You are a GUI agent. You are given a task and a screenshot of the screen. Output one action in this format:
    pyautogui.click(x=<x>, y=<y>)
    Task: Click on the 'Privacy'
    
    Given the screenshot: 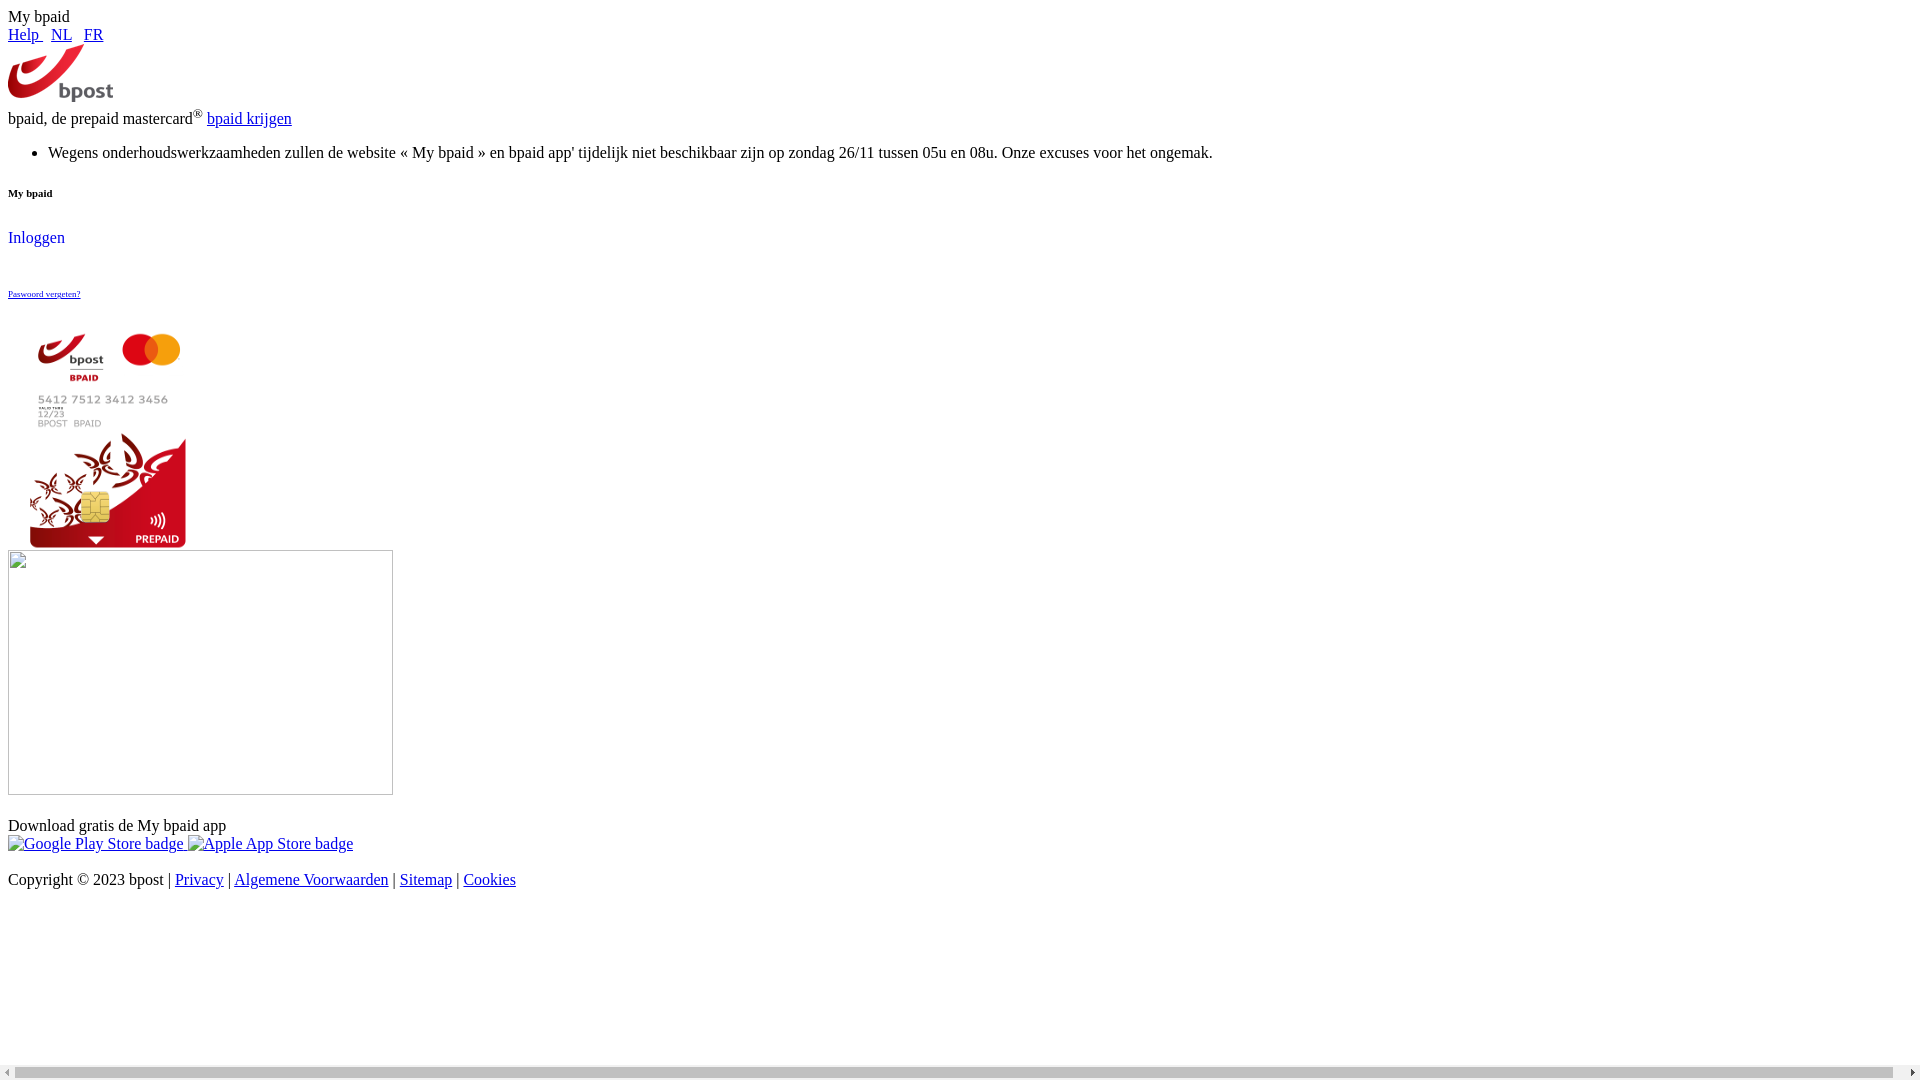 What is the action you would take?
    pyautogui.click(x=199, y=878)
    